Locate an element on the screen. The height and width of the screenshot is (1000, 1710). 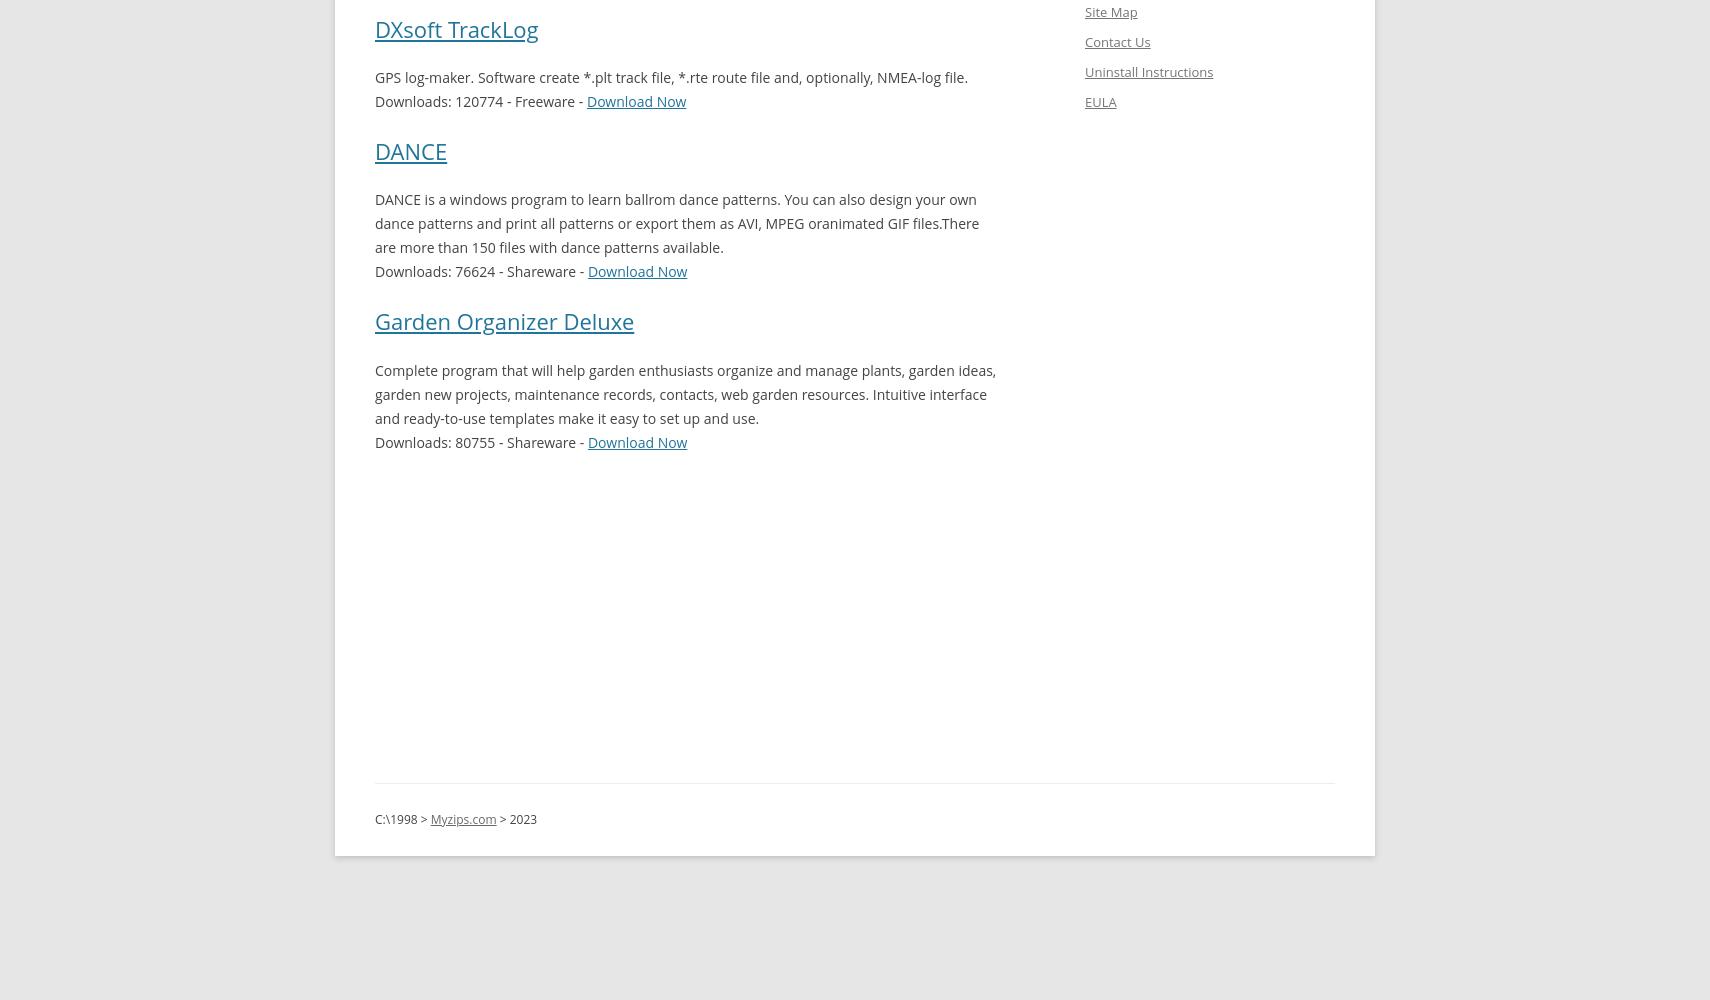
'GPS log-maker. Software create *.plt track file, *.rte route file and, optionally, NMEA-log file.' is located at coordinates (671, 76).